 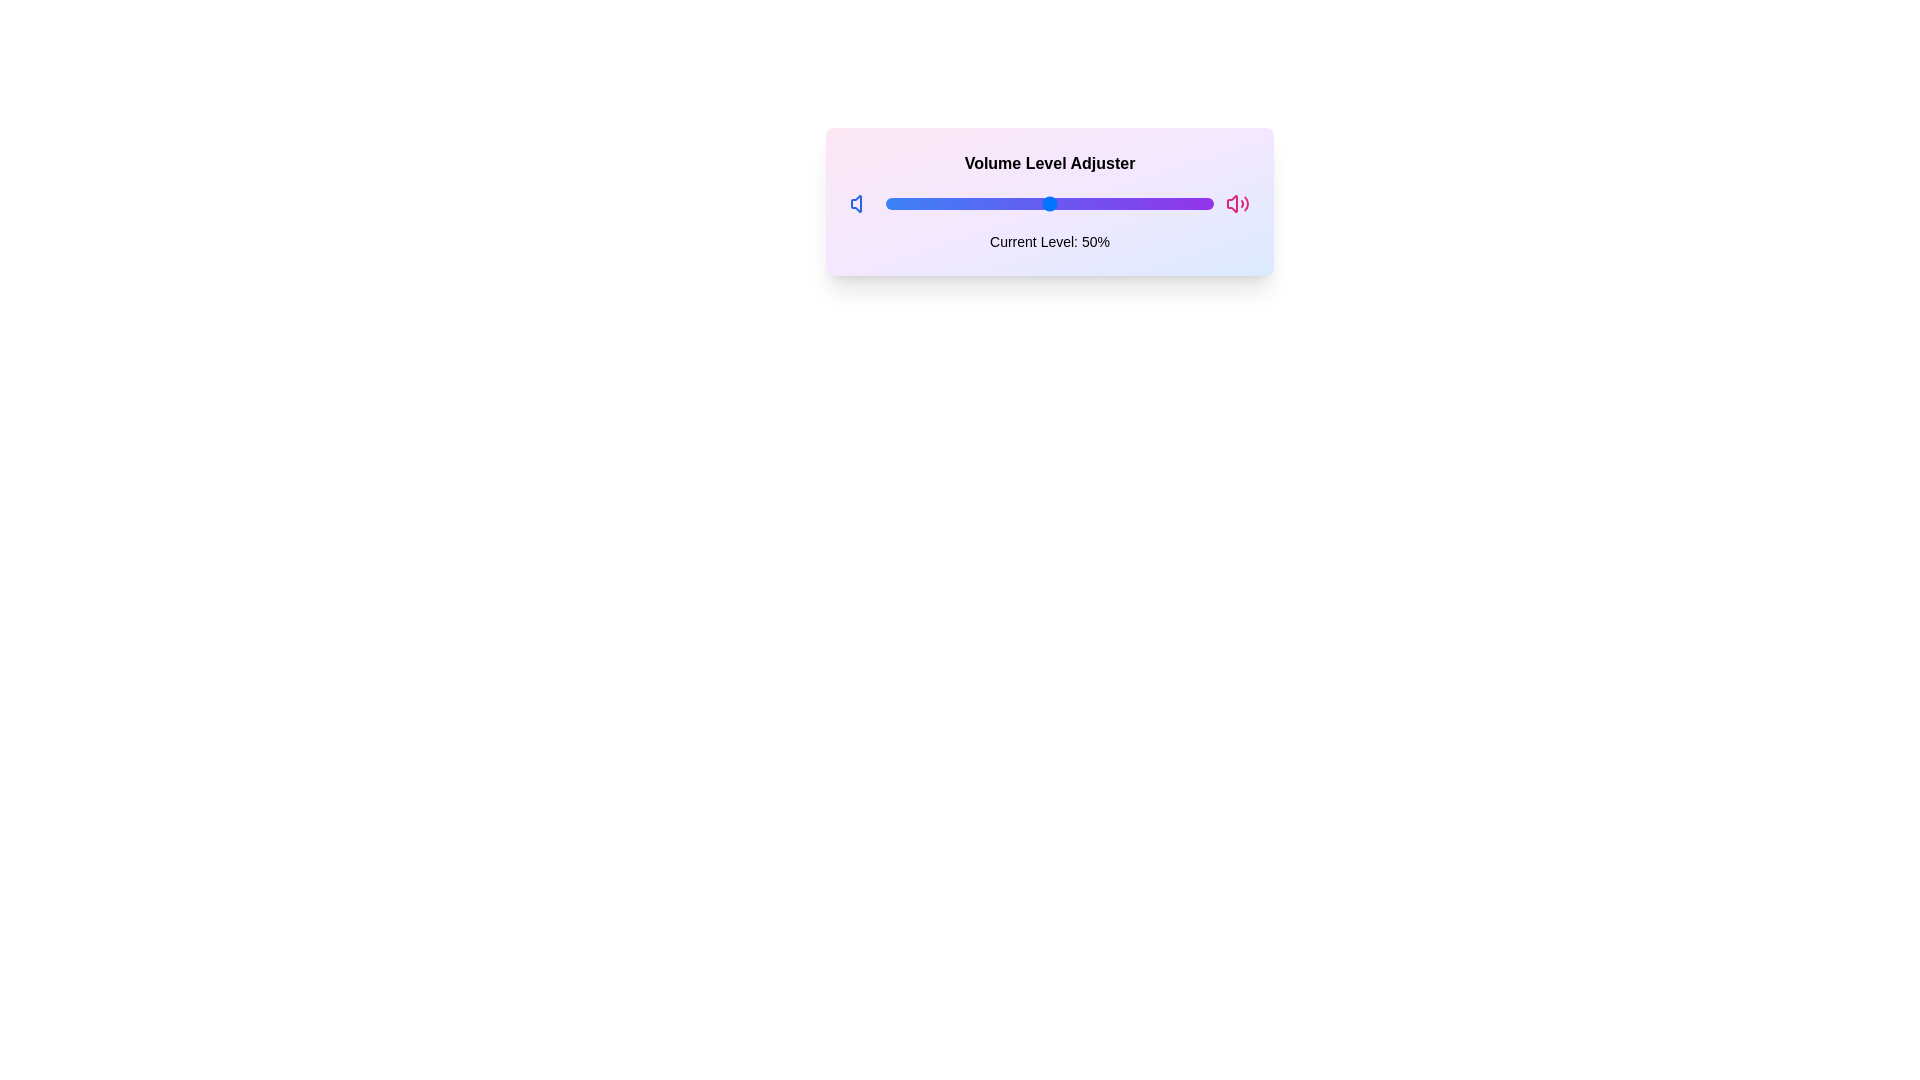 What do you see at coordinates (1177, 204) in the screenshot?
I see `the volume slider to set the volume to 89%` at bounding box center [1177, 204].